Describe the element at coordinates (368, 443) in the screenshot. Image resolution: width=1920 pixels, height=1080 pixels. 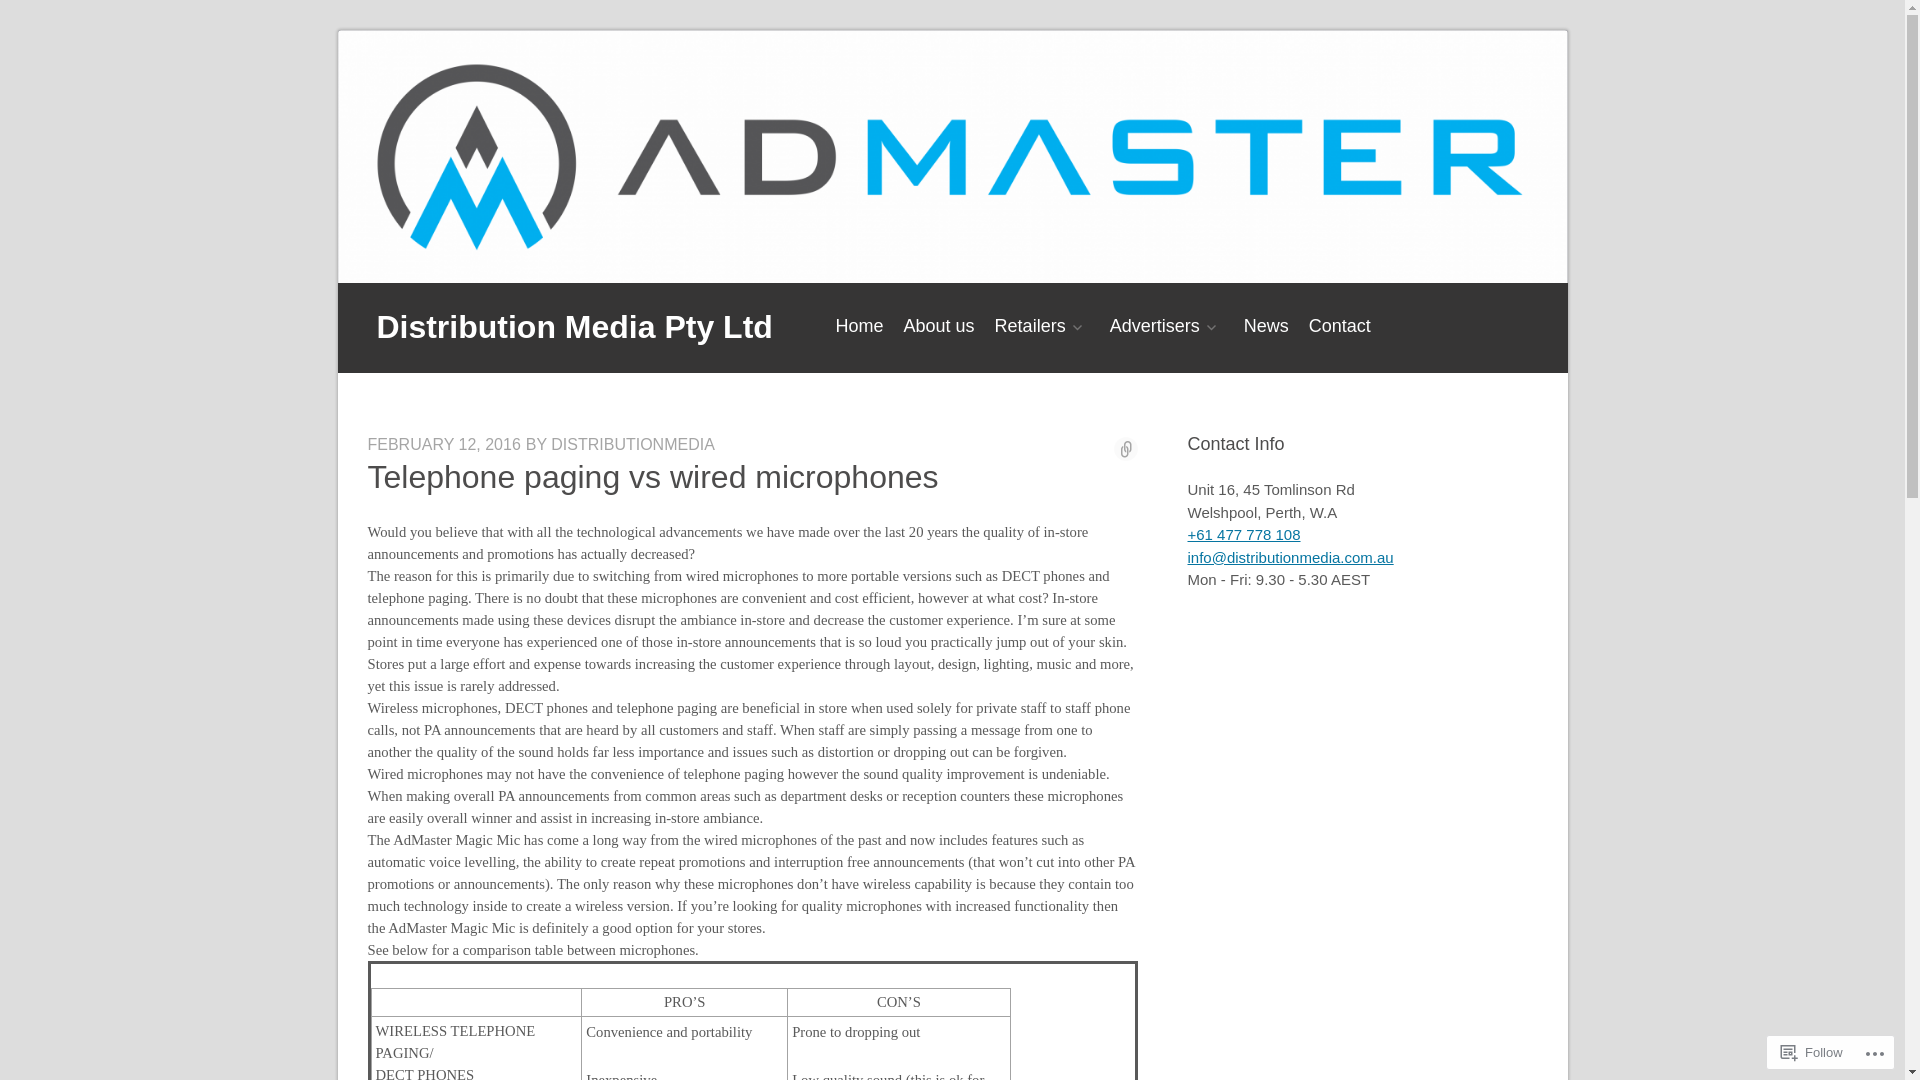
I see `'FEBRUARY 12, 2016'` at that location.